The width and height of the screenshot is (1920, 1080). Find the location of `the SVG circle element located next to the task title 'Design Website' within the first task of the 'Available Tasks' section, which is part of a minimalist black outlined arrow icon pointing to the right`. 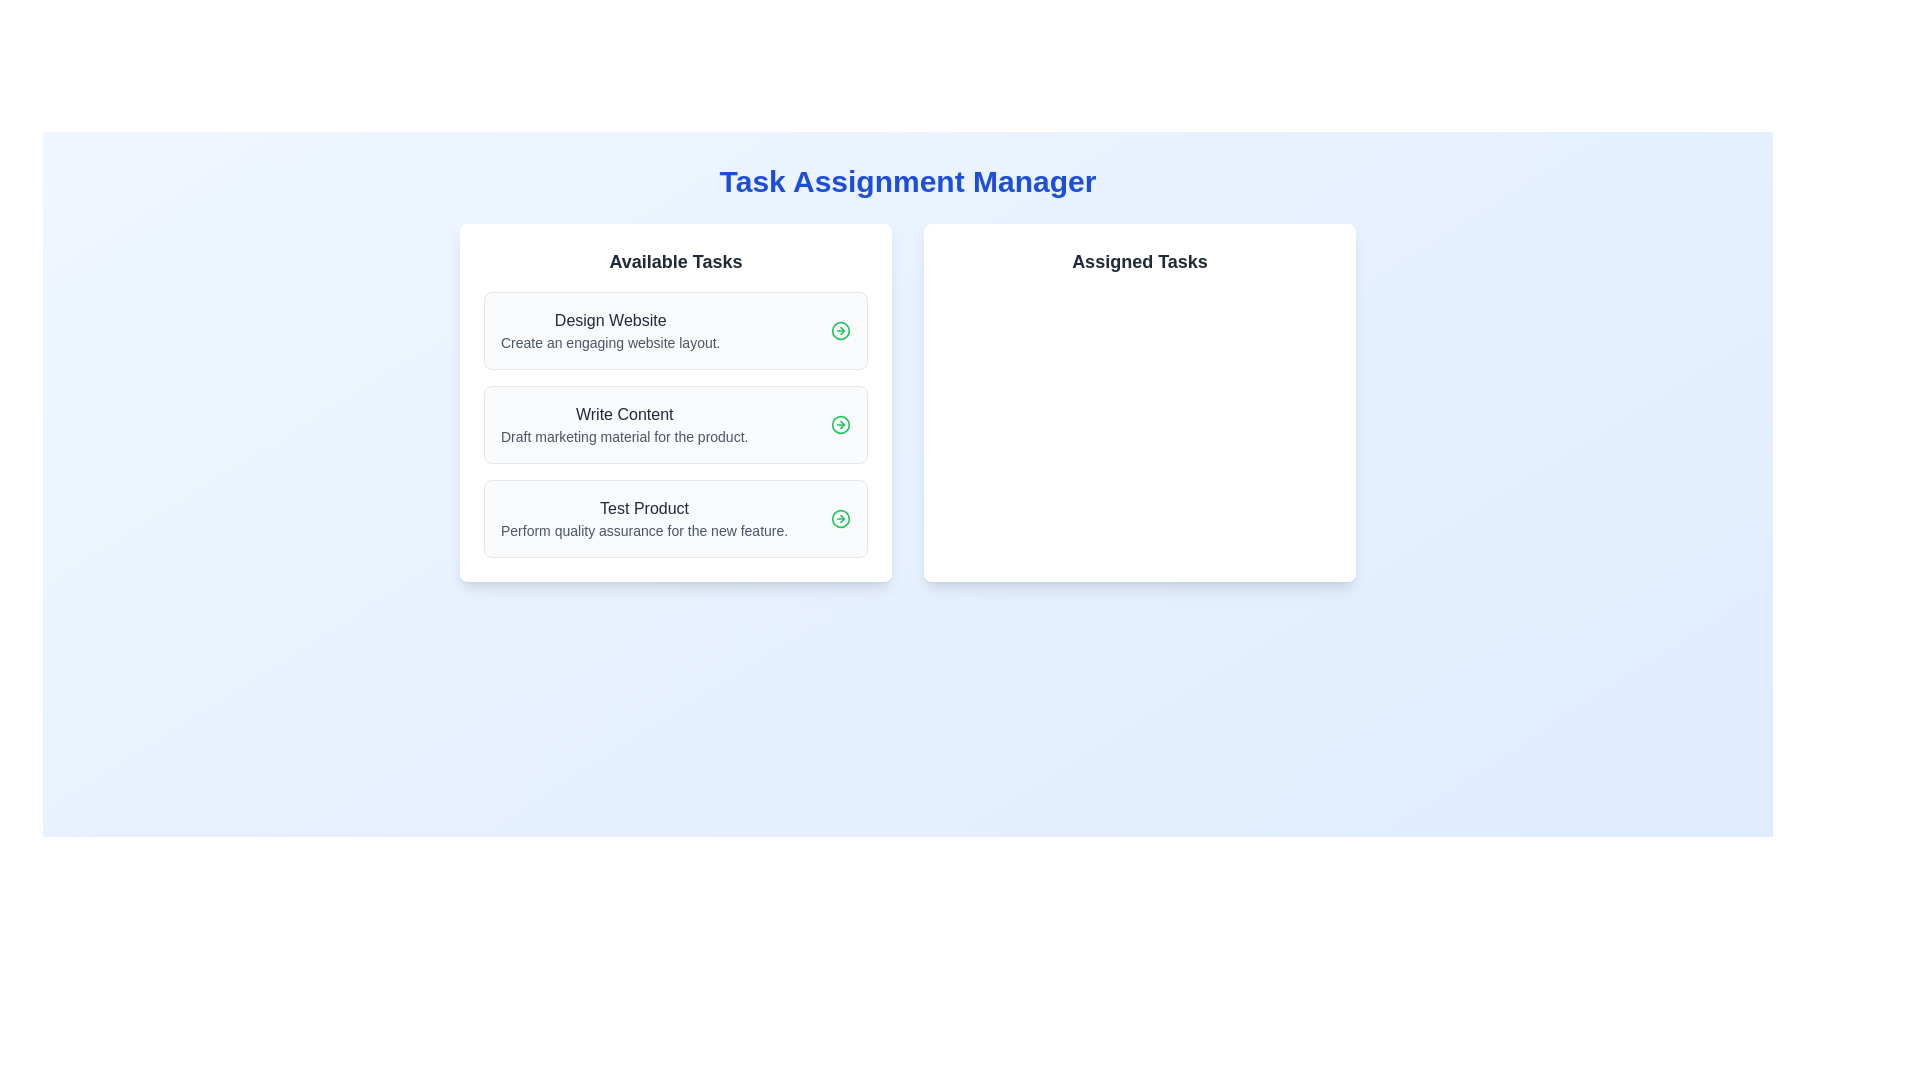

the SVG circle element located next to the task title 'Design Website' within the first task of the 'Available Tasks' section, which is part of a minimalist black outlined arrow icon pointing to the right is located at coordinates (840, 330).